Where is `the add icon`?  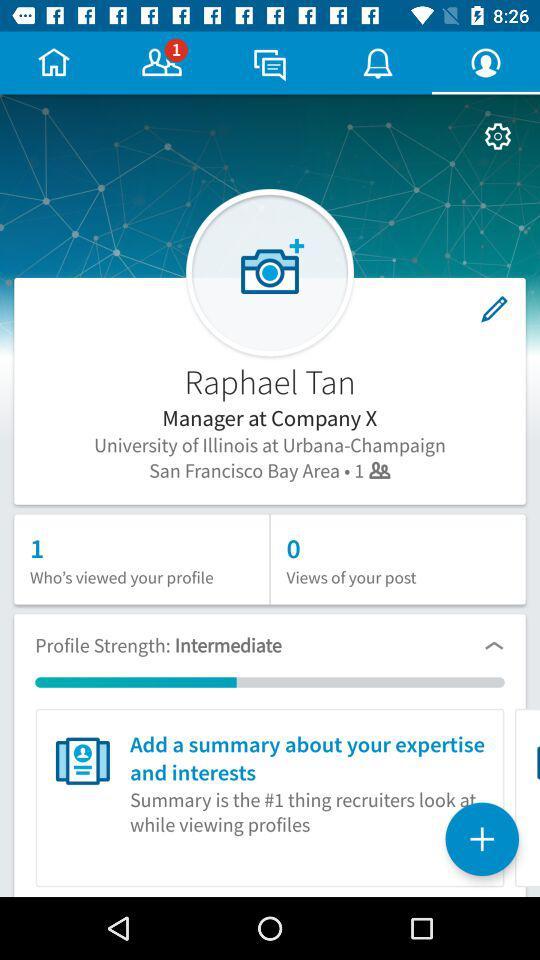
the add icon is located at coordinates (481, 839).